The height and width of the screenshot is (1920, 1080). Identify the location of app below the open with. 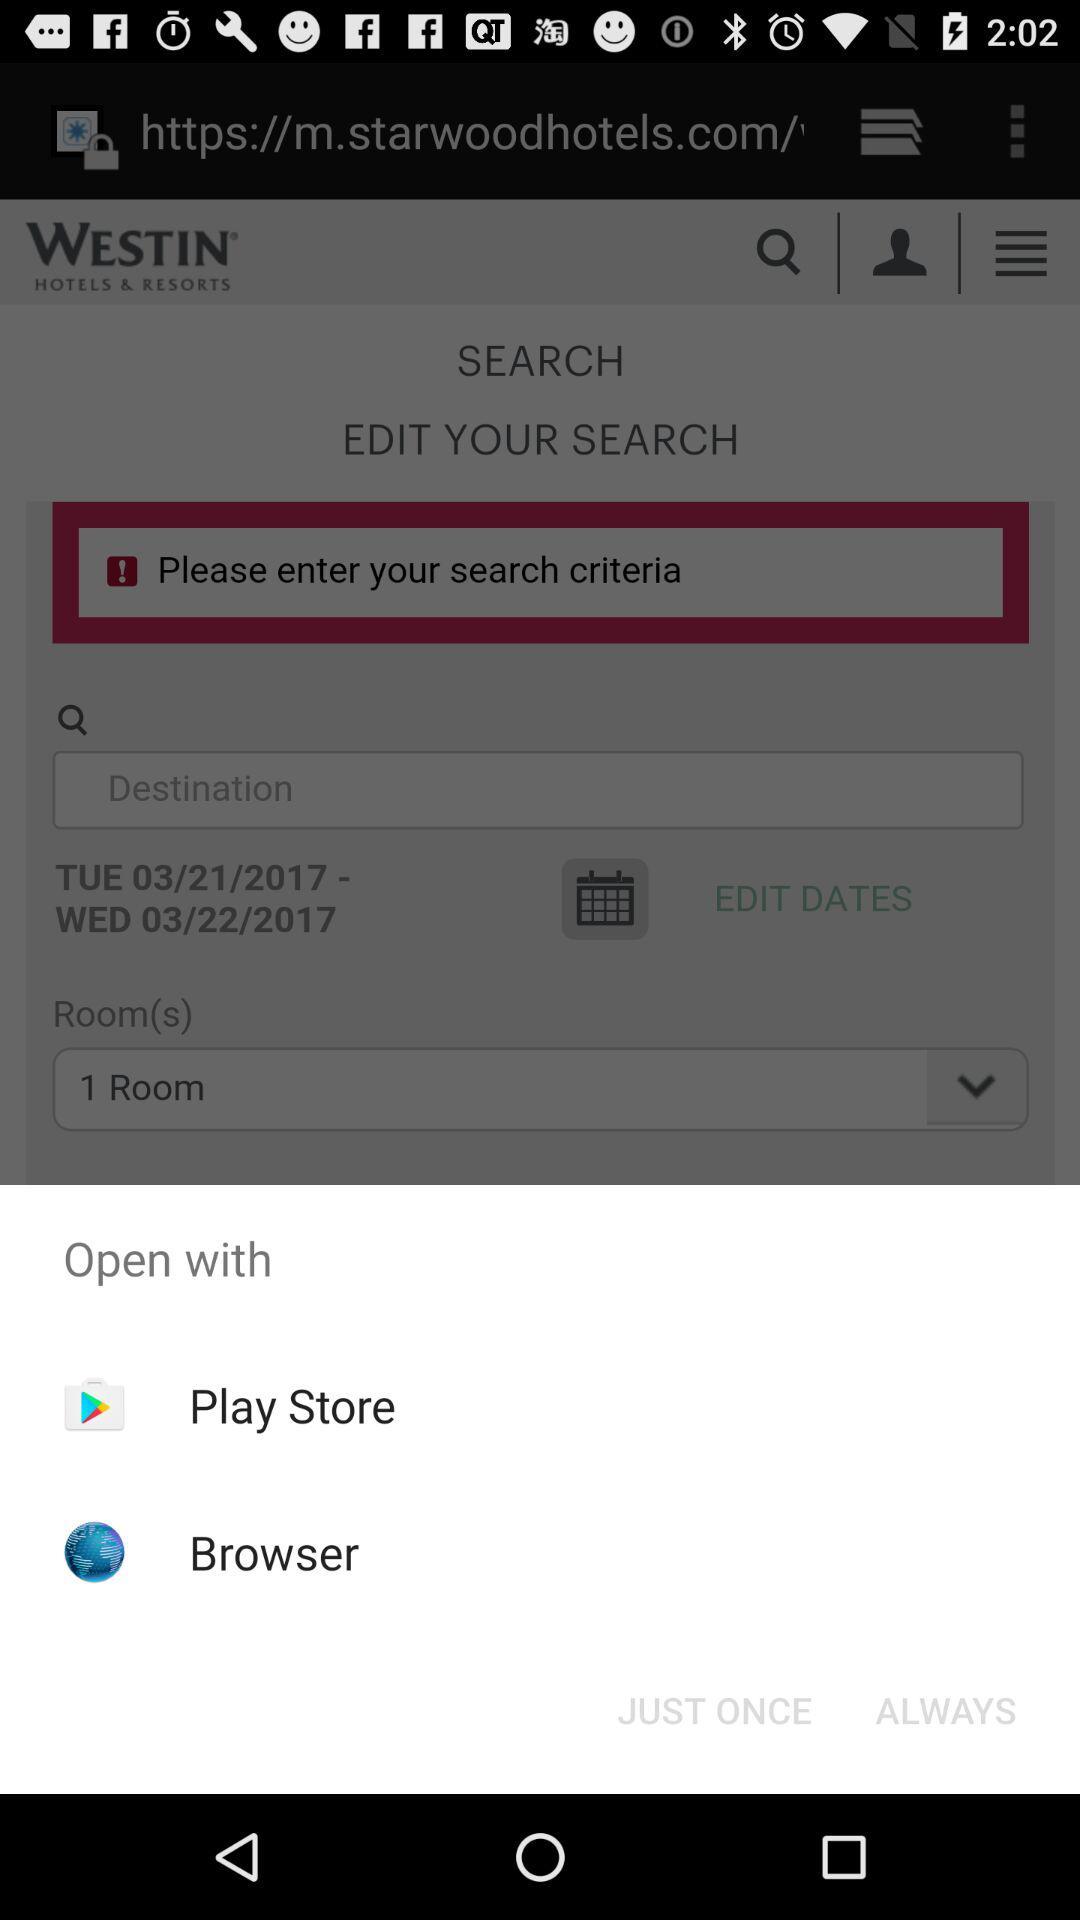
(292, 1404).